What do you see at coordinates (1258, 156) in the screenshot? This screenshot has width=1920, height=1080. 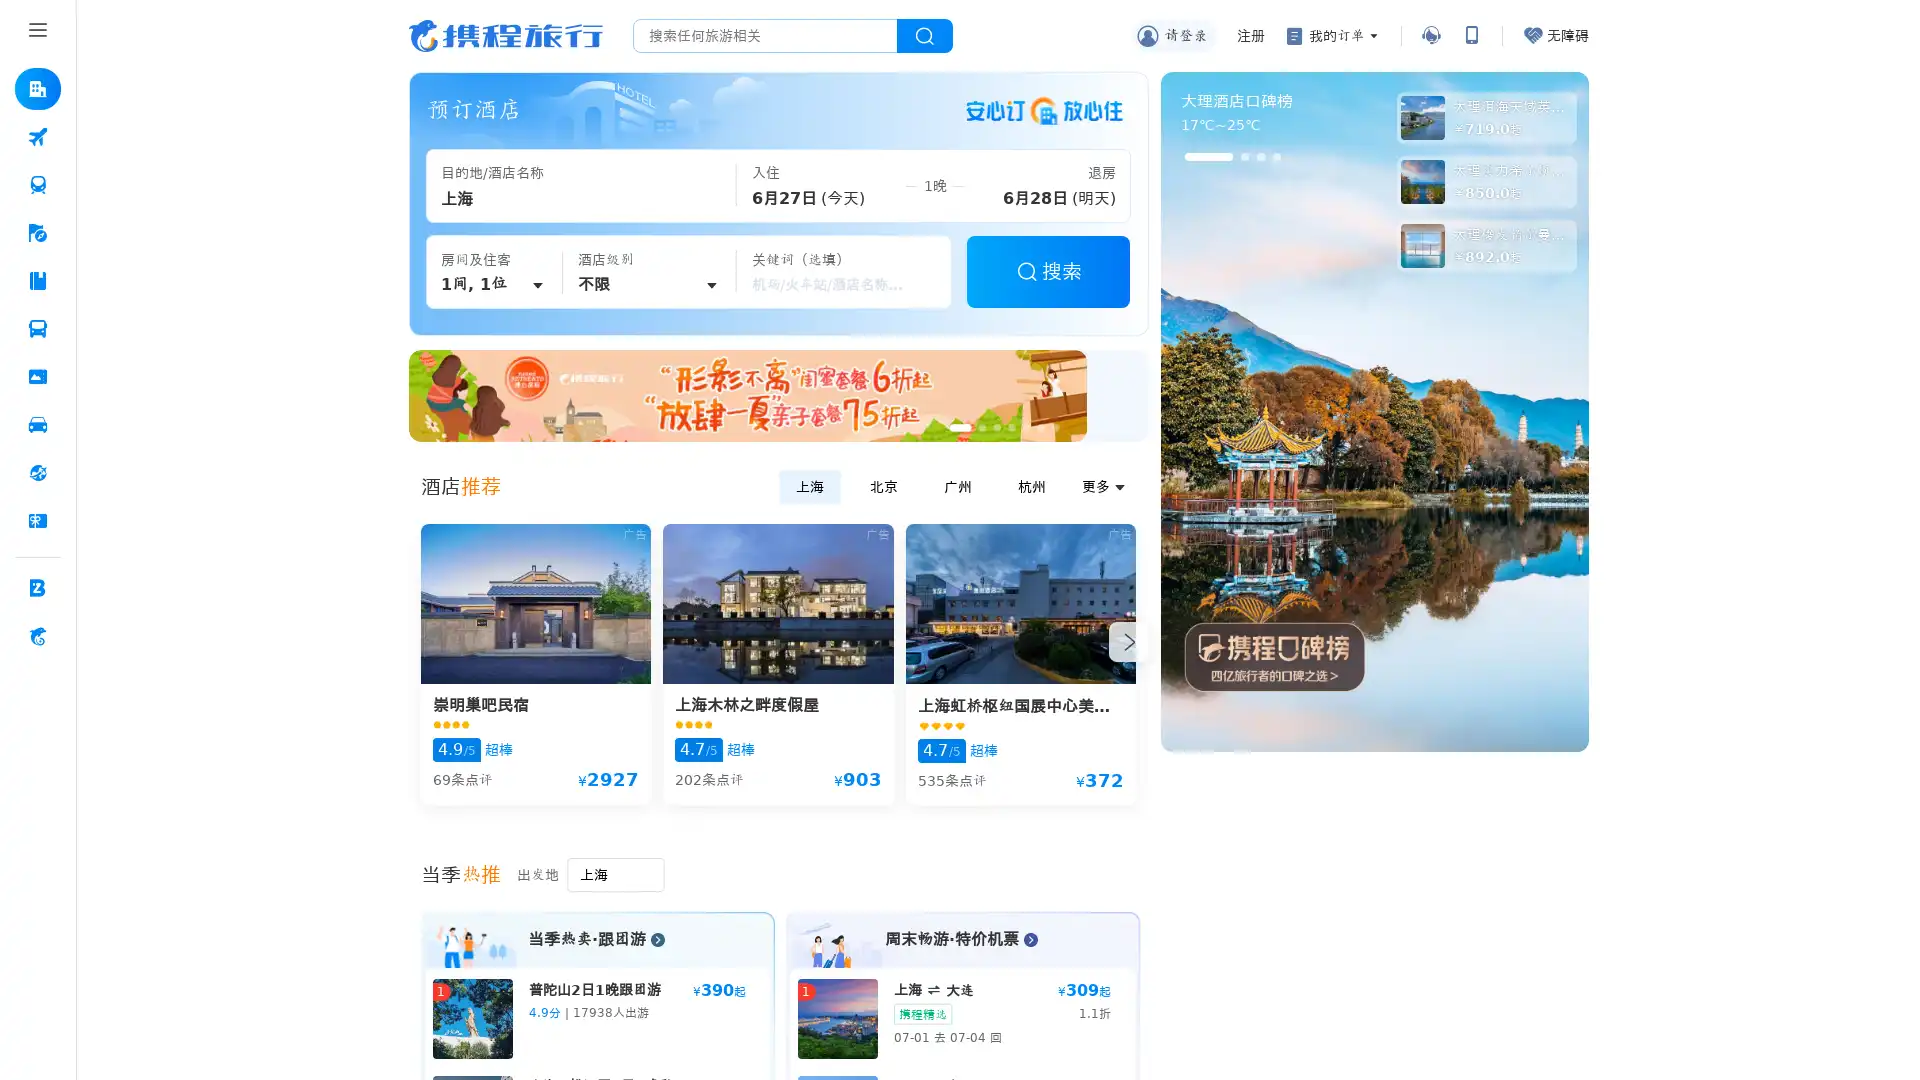 I see `Go to slide 3` at bounding box center [1258, 156].